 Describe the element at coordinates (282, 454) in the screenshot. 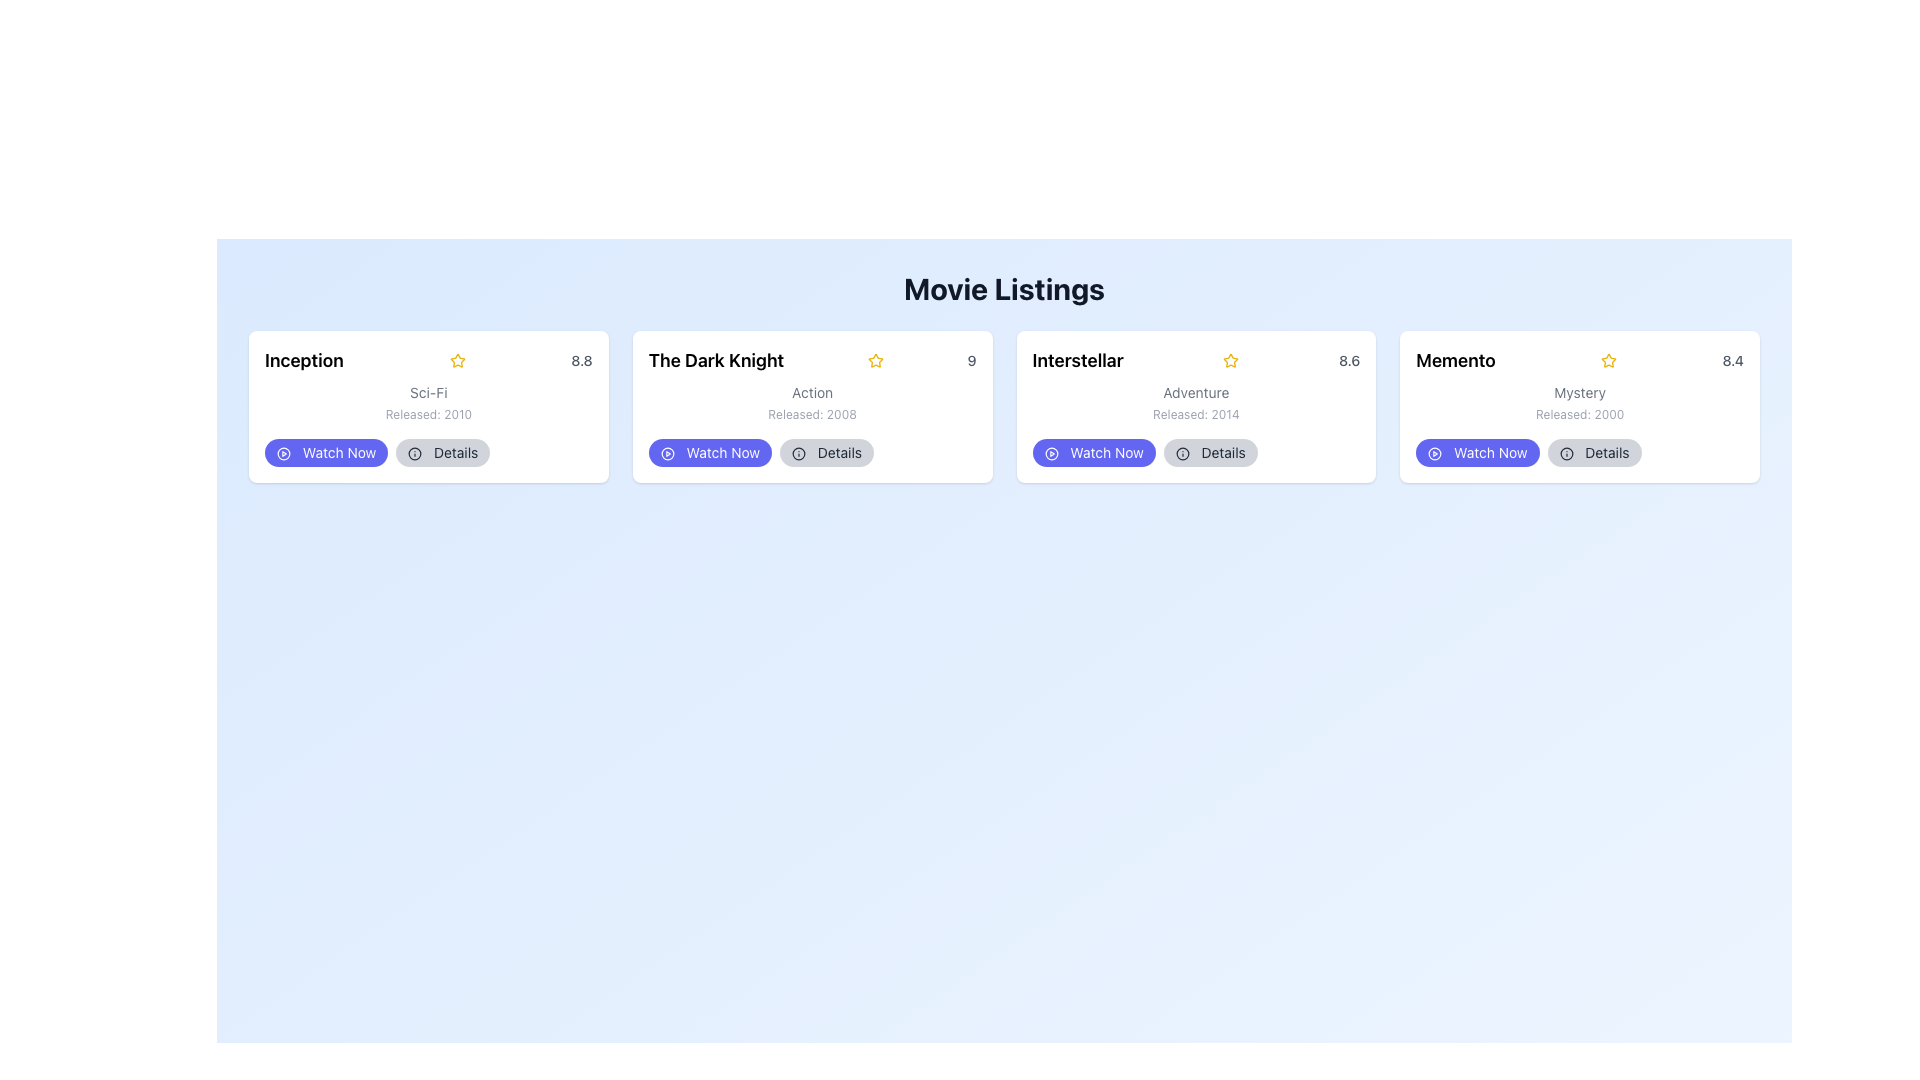

I see `the Decorative Circle element within the play button icon in the 'Inception' movie block of the Movie Listings interface` at that location.